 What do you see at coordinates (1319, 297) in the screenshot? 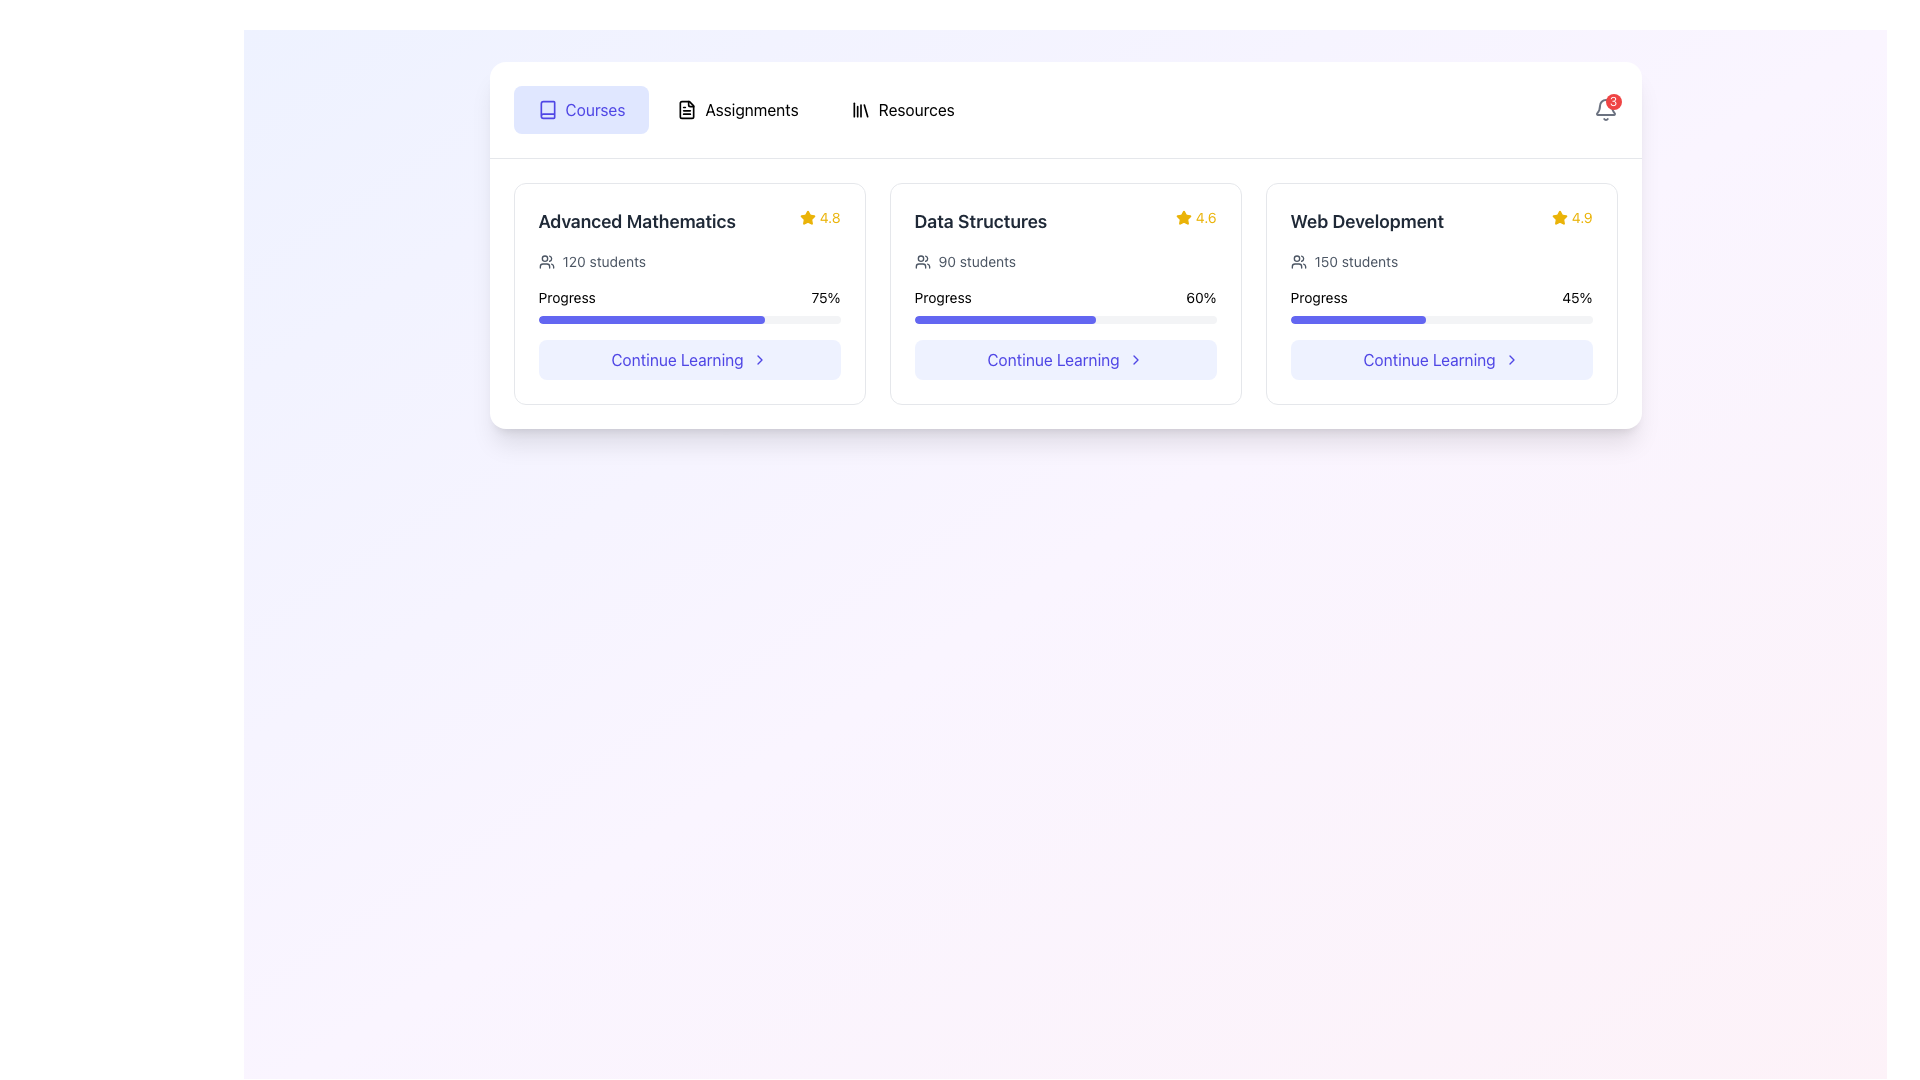
I see `the label located in the rightmost card of the horizontally aligned triplet, which provides clarification for the progress-related information and is positioned above the progress bar near the percentage value '45%` at bounding box center [1319, 297].